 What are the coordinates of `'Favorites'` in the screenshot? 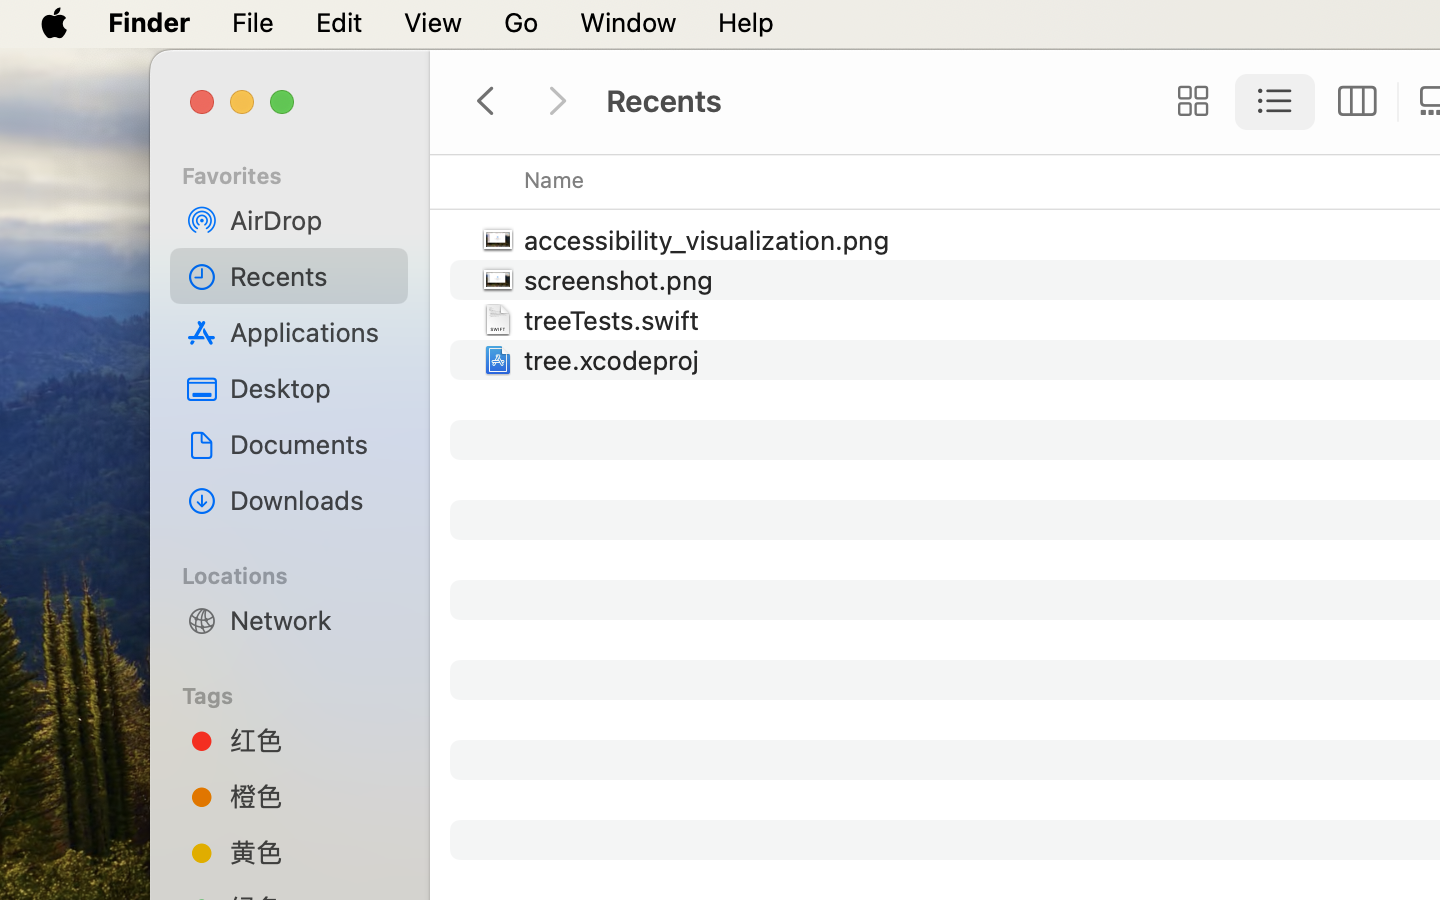 It's located at (299, 172).